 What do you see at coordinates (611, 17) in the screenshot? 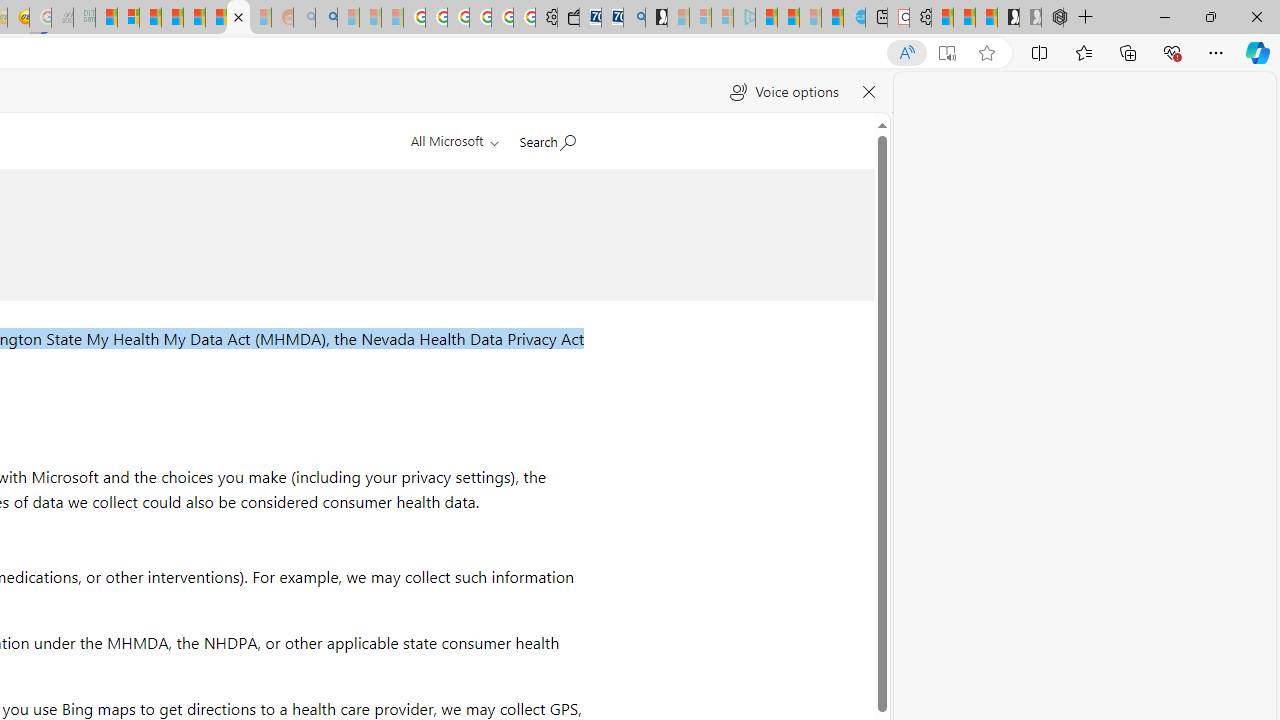
I see `'Cheap Car Rentals - Save70.com'` at bounding box center [611, 17].